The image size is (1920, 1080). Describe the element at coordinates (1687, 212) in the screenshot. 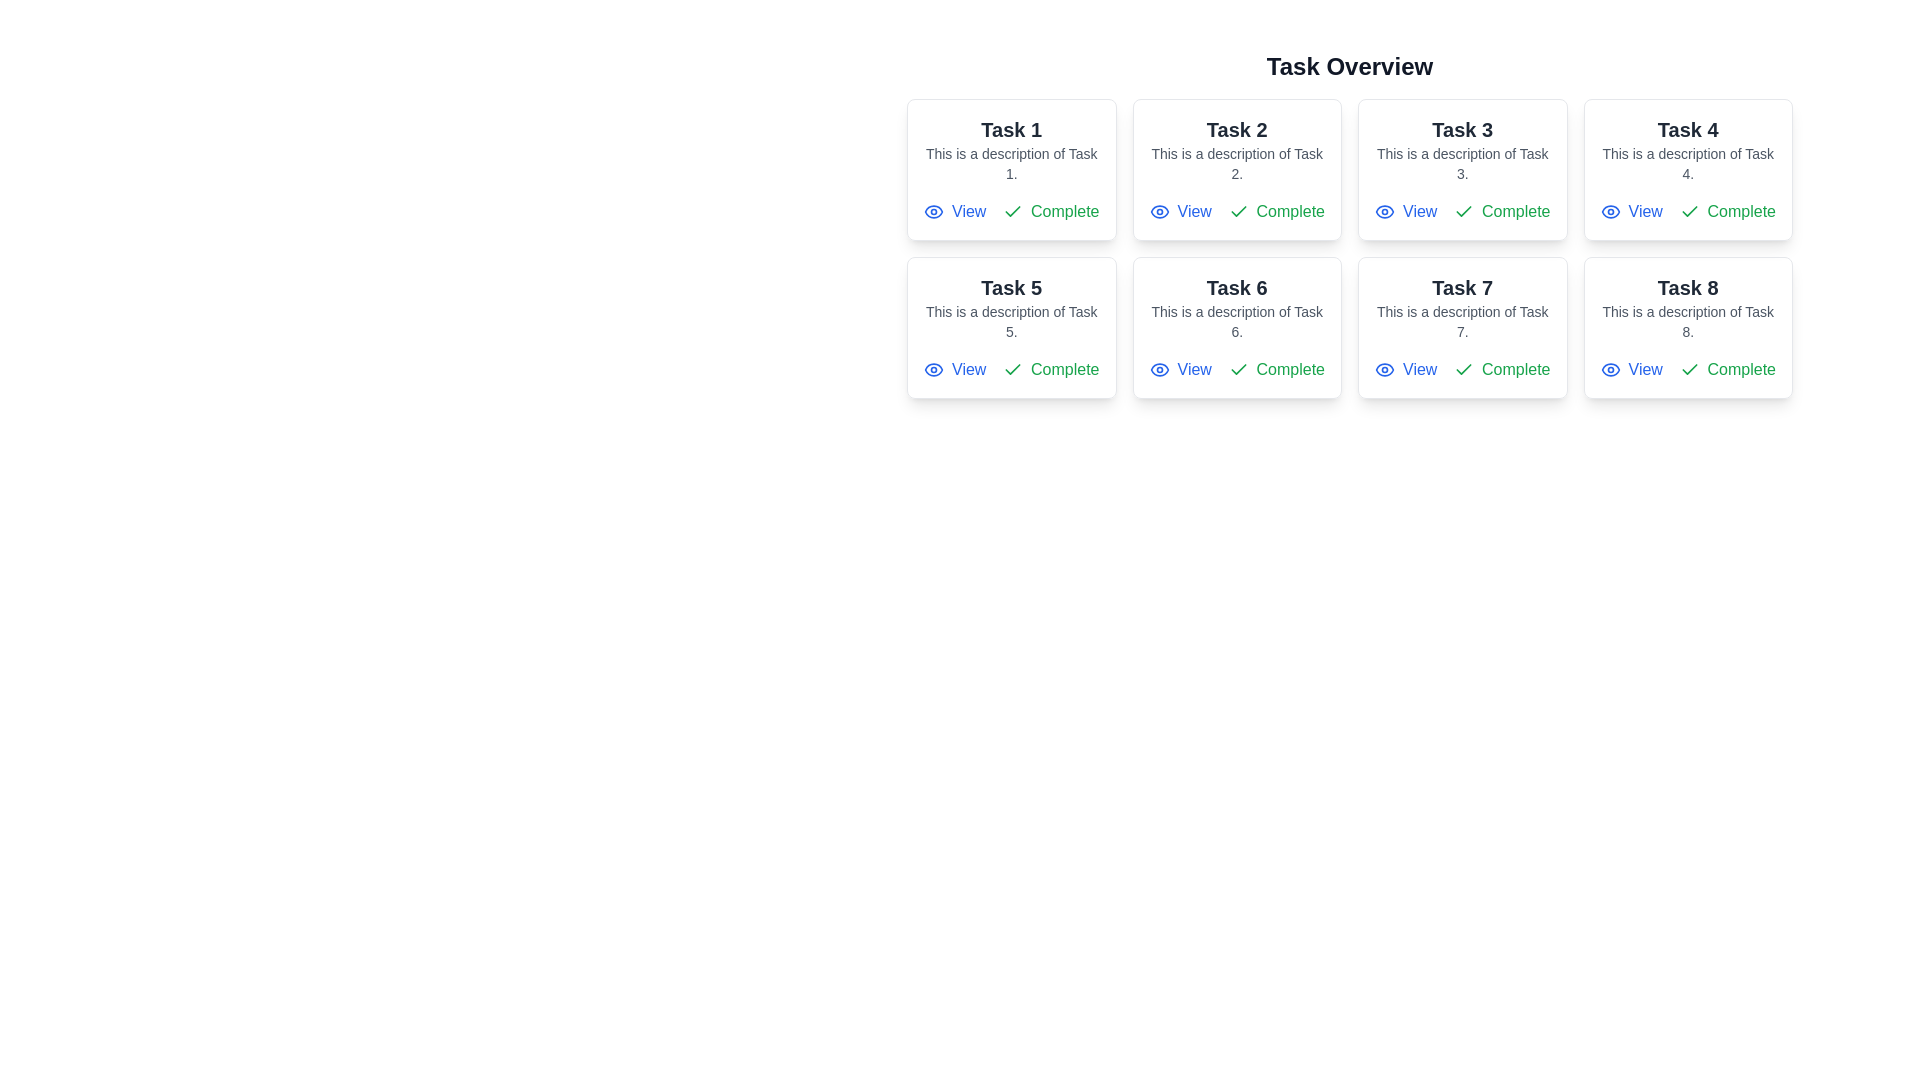

I see `the 'Complete' hyperlink within the Combination group of hyperlinks in the 'Task 4' card` at that location.